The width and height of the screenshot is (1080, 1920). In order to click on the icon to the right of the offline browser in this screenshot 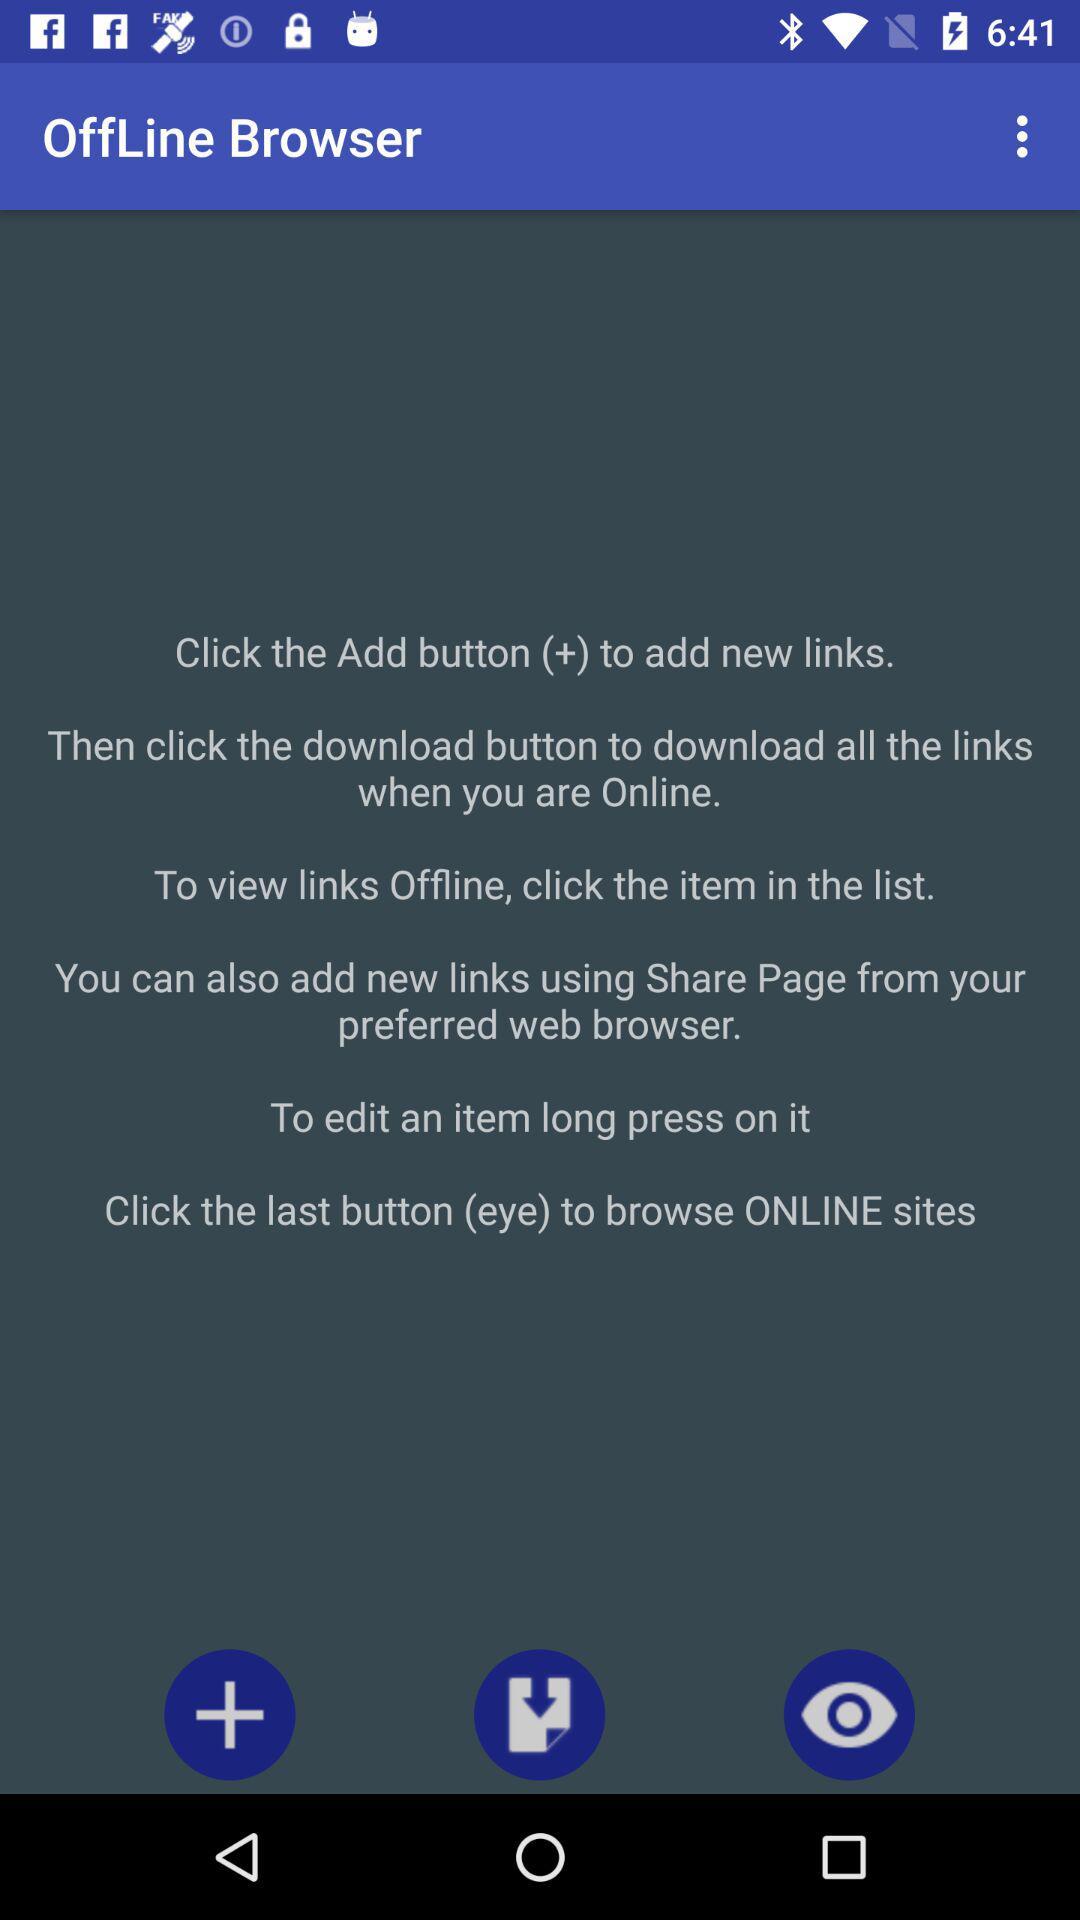, I will do `click(1027, 135)`.